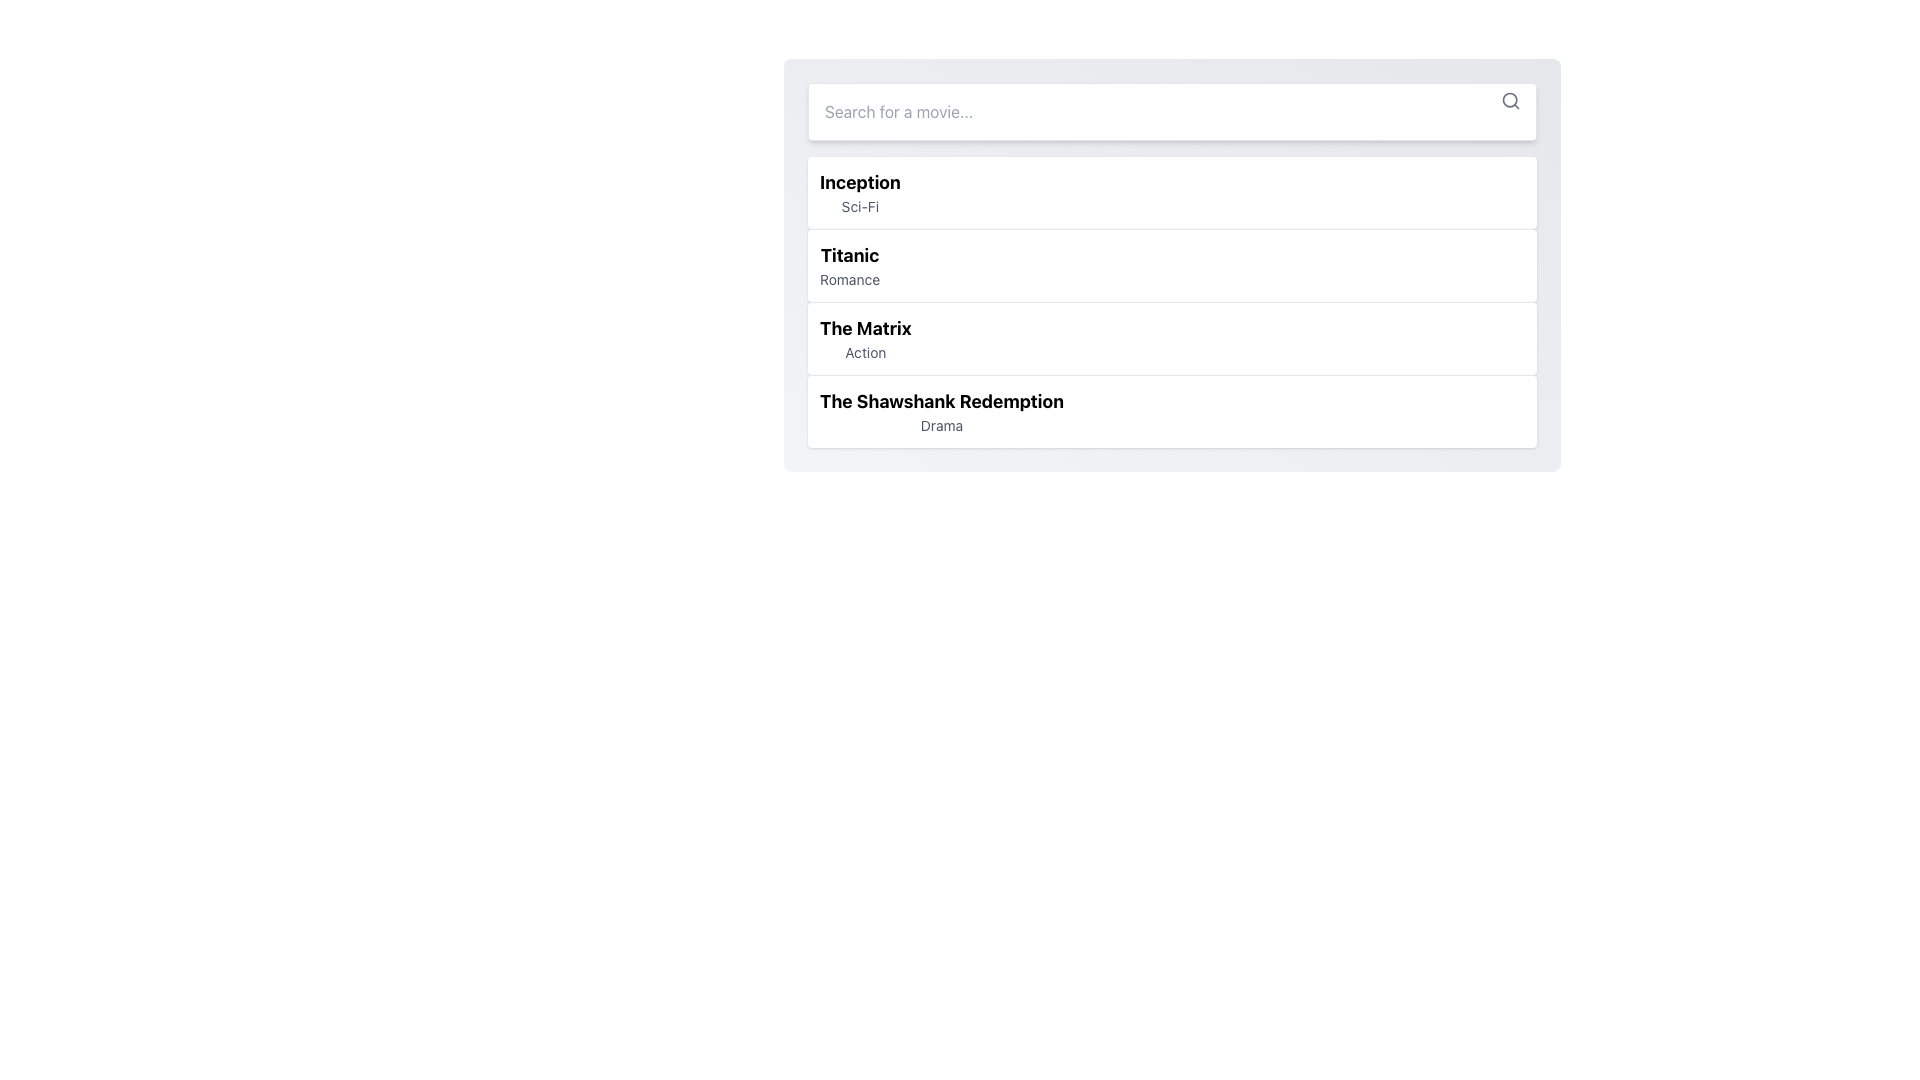 The image size is (1920, 1080). Describe the element at coordinates (1172, 302) in the screenshot. I see `the third list item containing the movie title 'The Matrix' and genre 'Action' in the movie list component` at that location.